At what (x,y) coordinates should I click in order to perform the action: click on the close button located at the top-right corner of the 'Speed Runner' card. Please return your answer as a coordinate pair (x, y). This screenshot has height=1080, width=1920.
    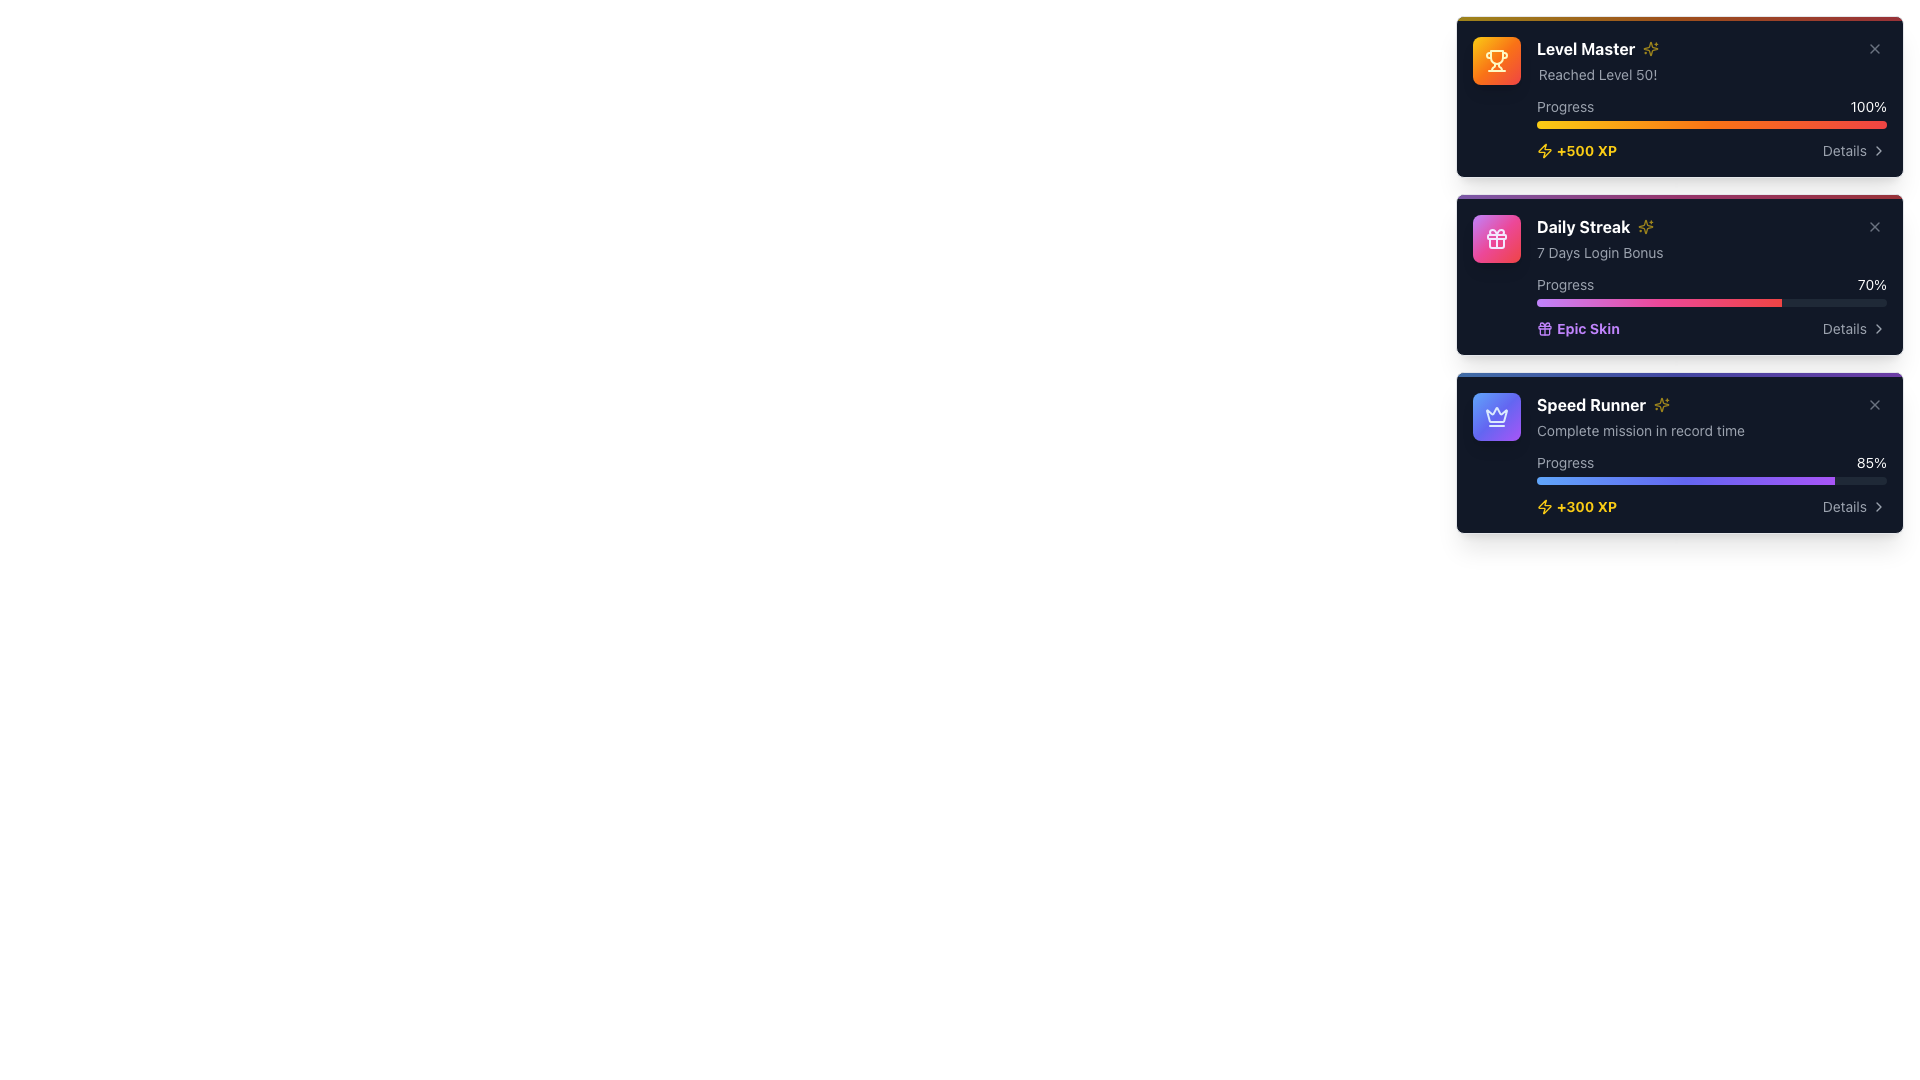
    Looking at the image, I should click on (1874, 405).